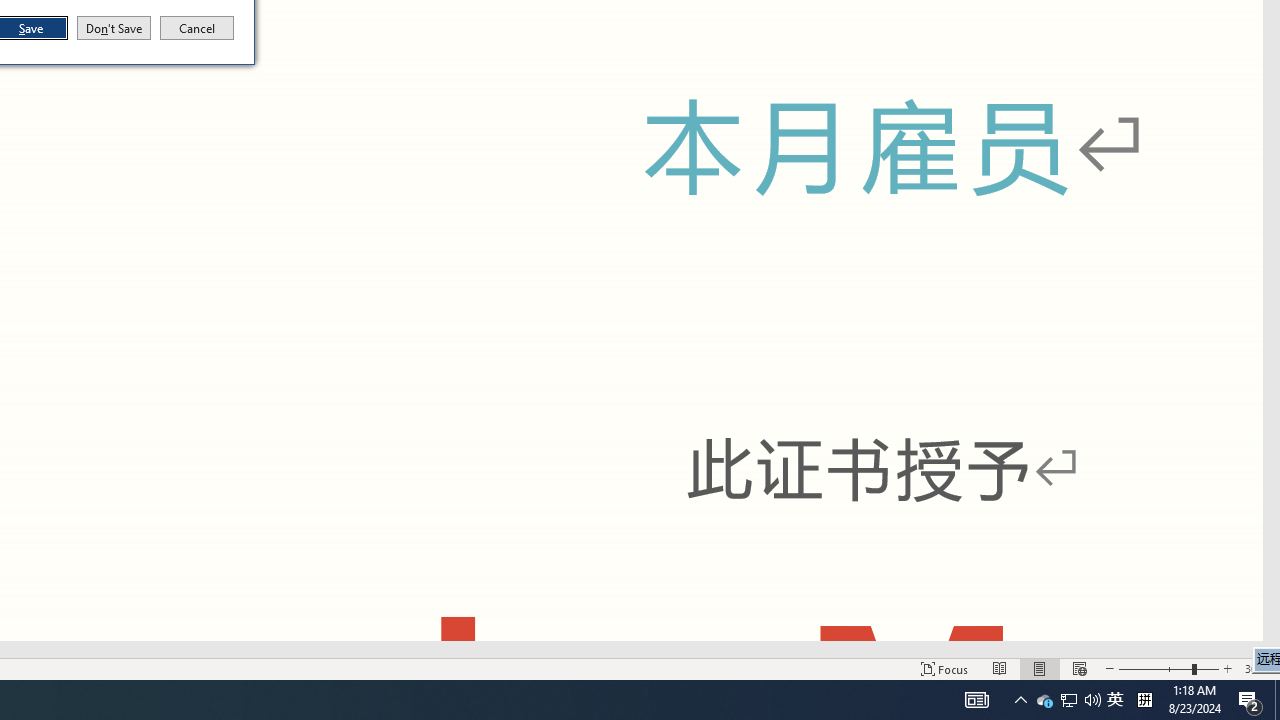 Image resolution: width=1280 pixels, height=720 pixels. What do you see at coordinates (1144, 698) in the screenshot?
I see `'Tray Input Indicator - Chinese (Simplified, China)'` at bounding box center [1144, 698].